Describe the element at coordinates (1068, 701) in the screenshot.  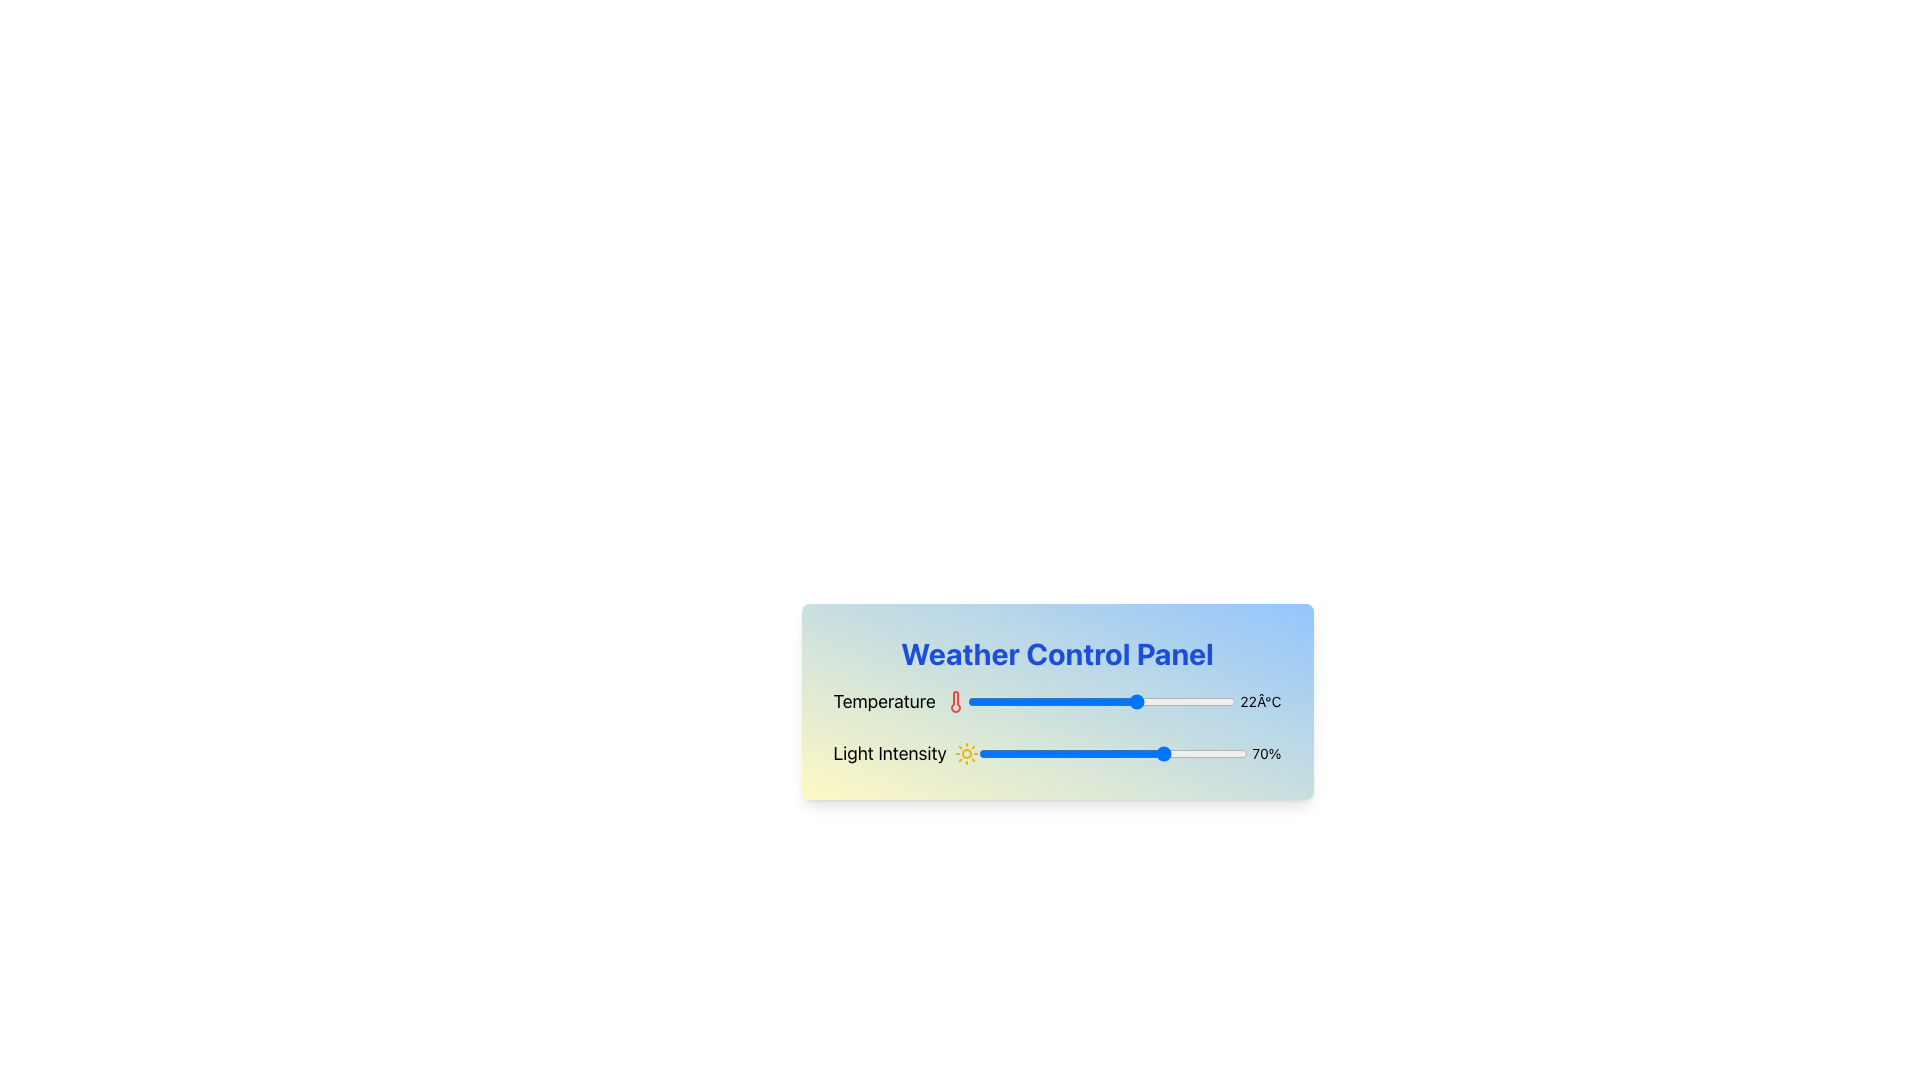
I see `the temperature slider` at that location.